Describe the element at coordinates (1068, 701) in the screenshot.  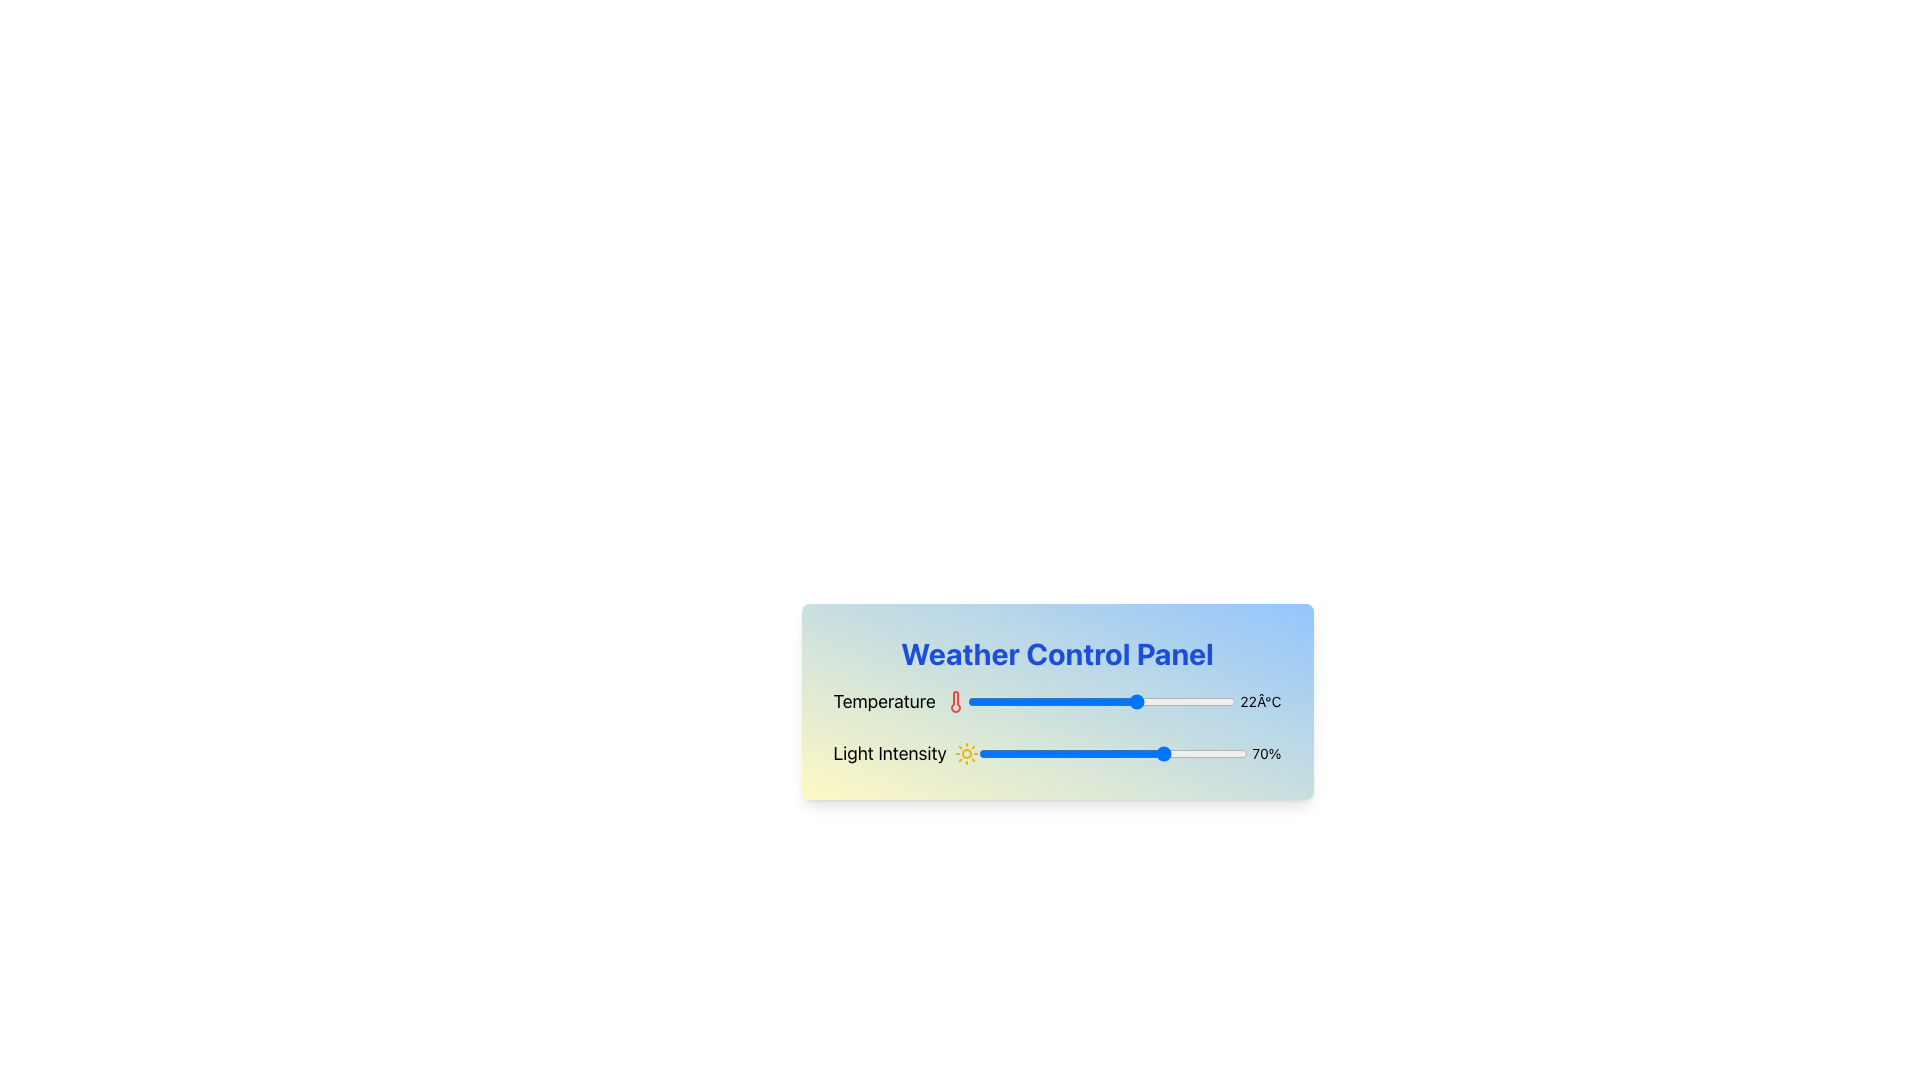
I see `the temperature slider` at that location.